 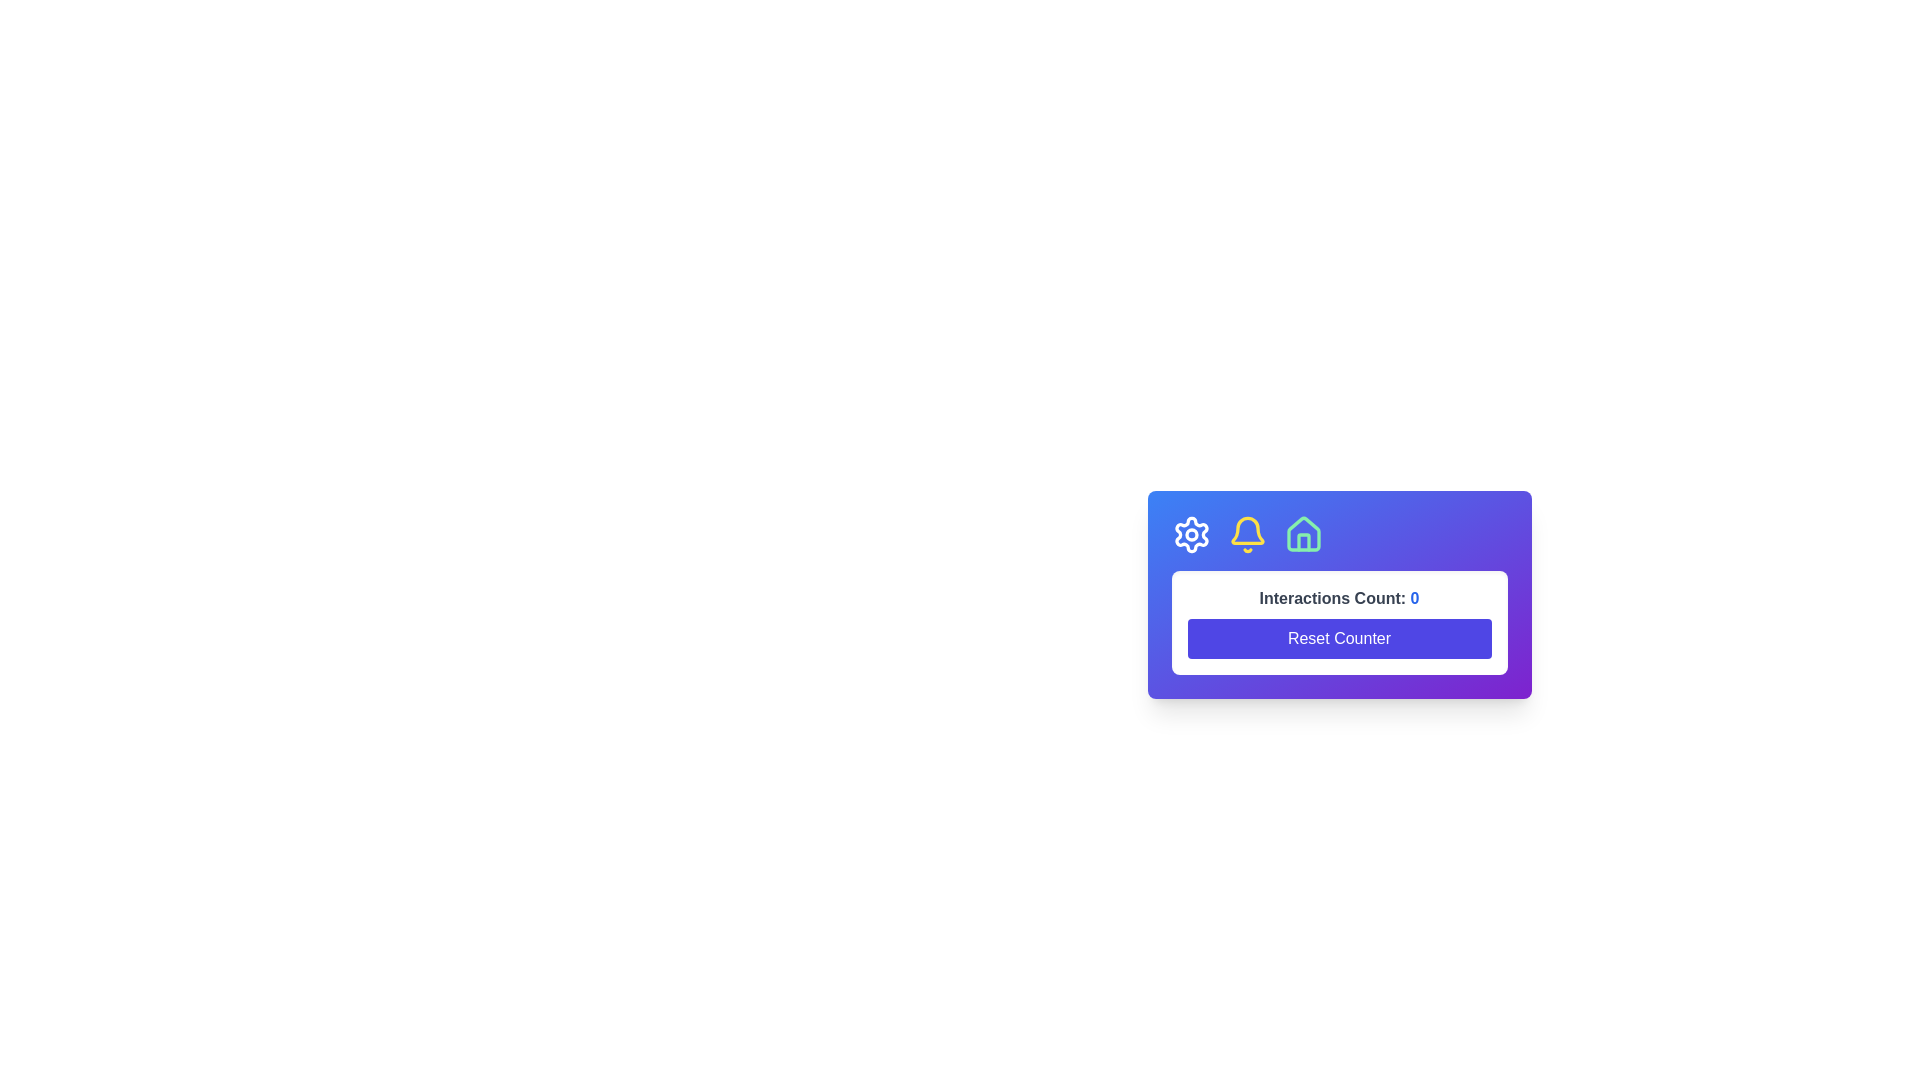 I want to click on the yellow bell-shaped notification icon, so click(x=1246, y=534).